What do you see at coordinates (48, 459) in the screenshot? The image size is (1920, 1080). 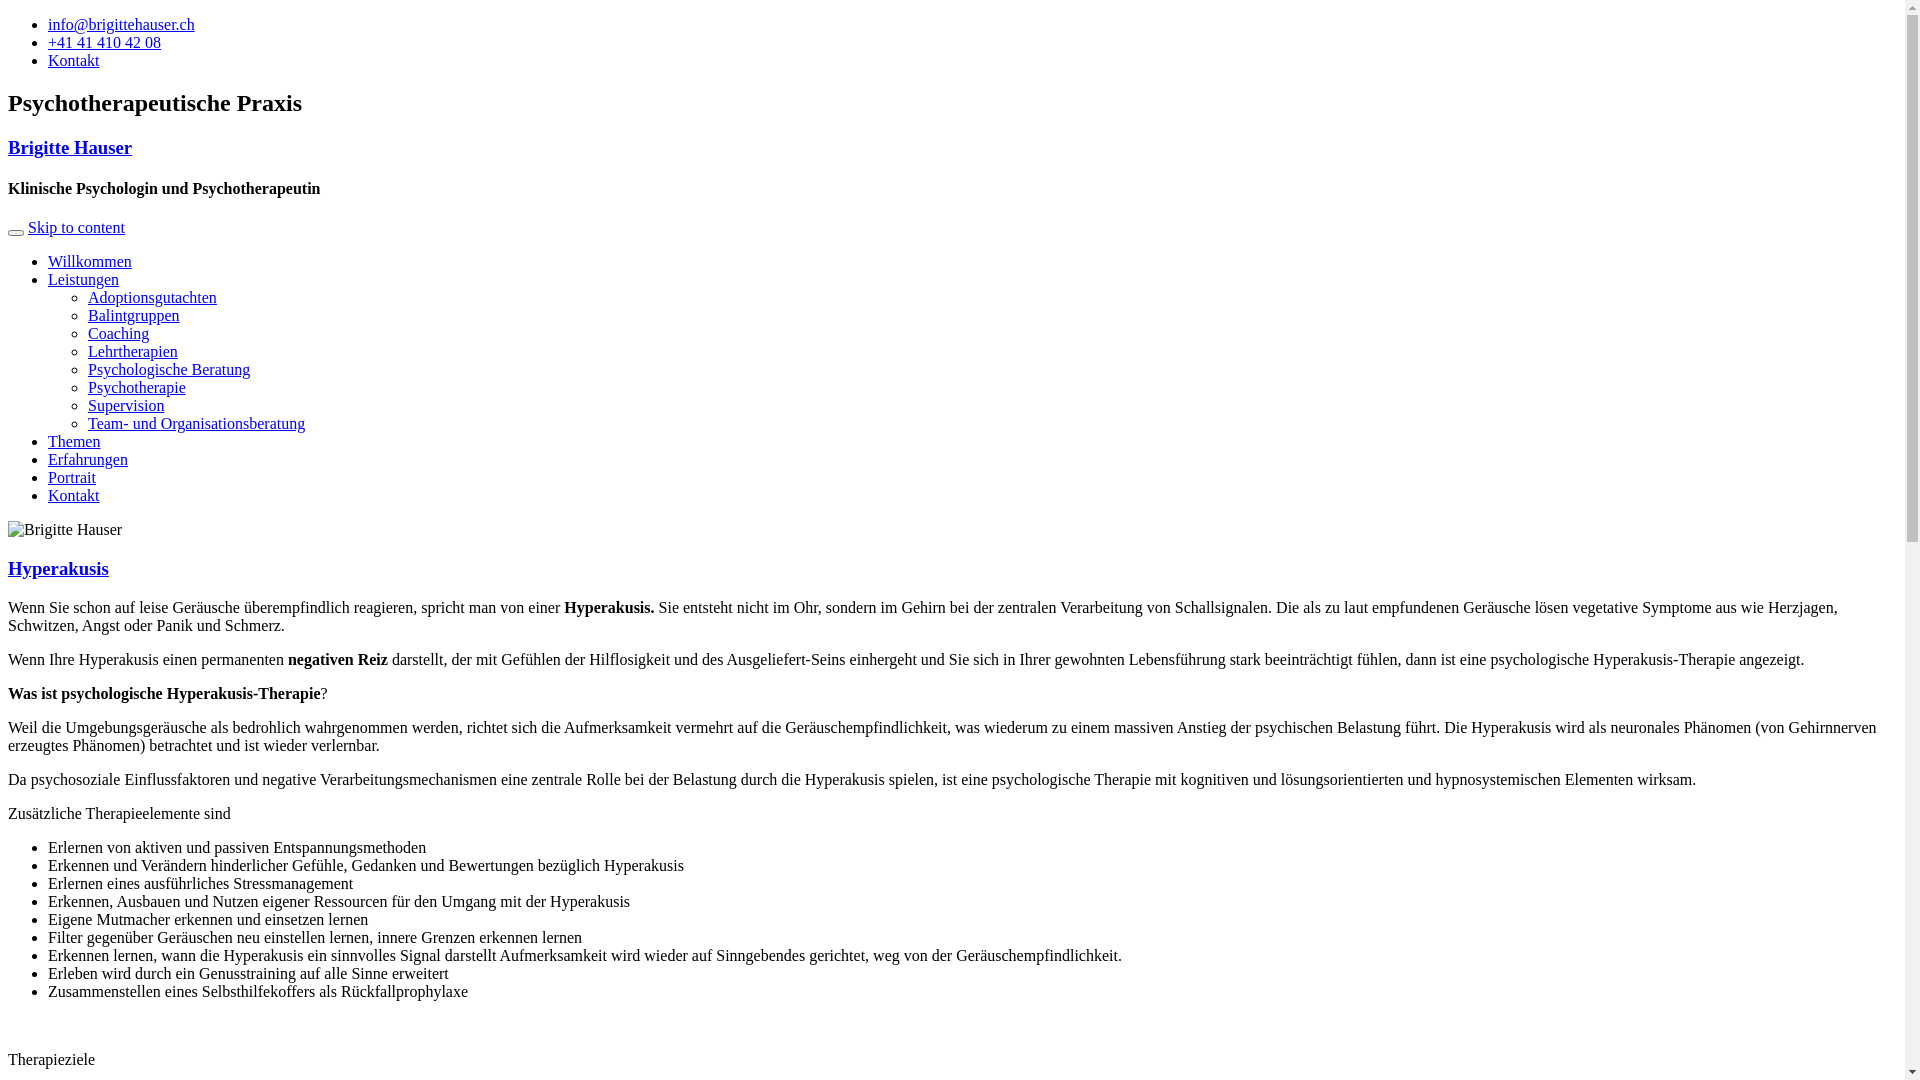 I see `'Erfahrungen'` at bounding box center [48, 459].